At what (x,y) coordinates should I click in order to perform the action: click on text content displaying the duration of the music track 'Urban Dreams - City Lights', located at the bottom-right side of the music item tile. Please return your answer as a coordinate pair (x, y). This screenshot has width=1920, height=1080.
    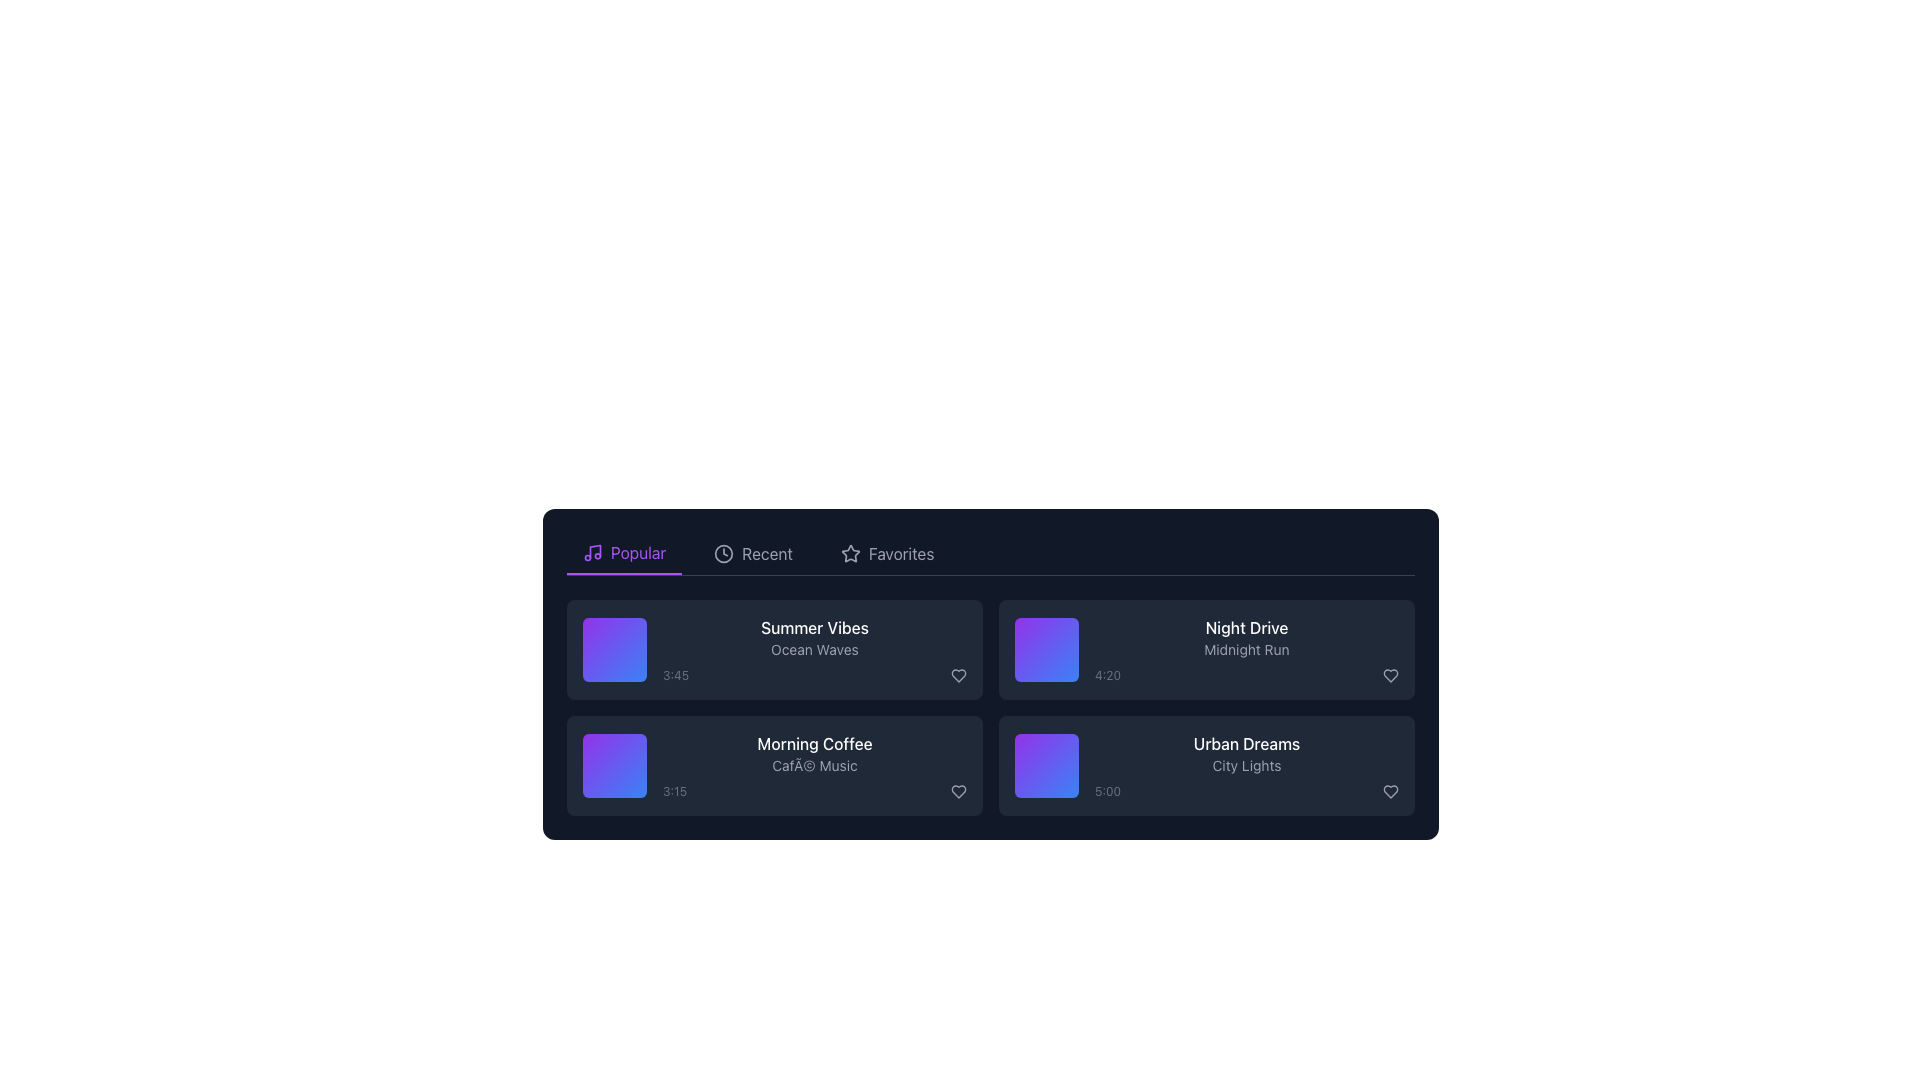
    Looking at the image, I should click on (1246, 790).